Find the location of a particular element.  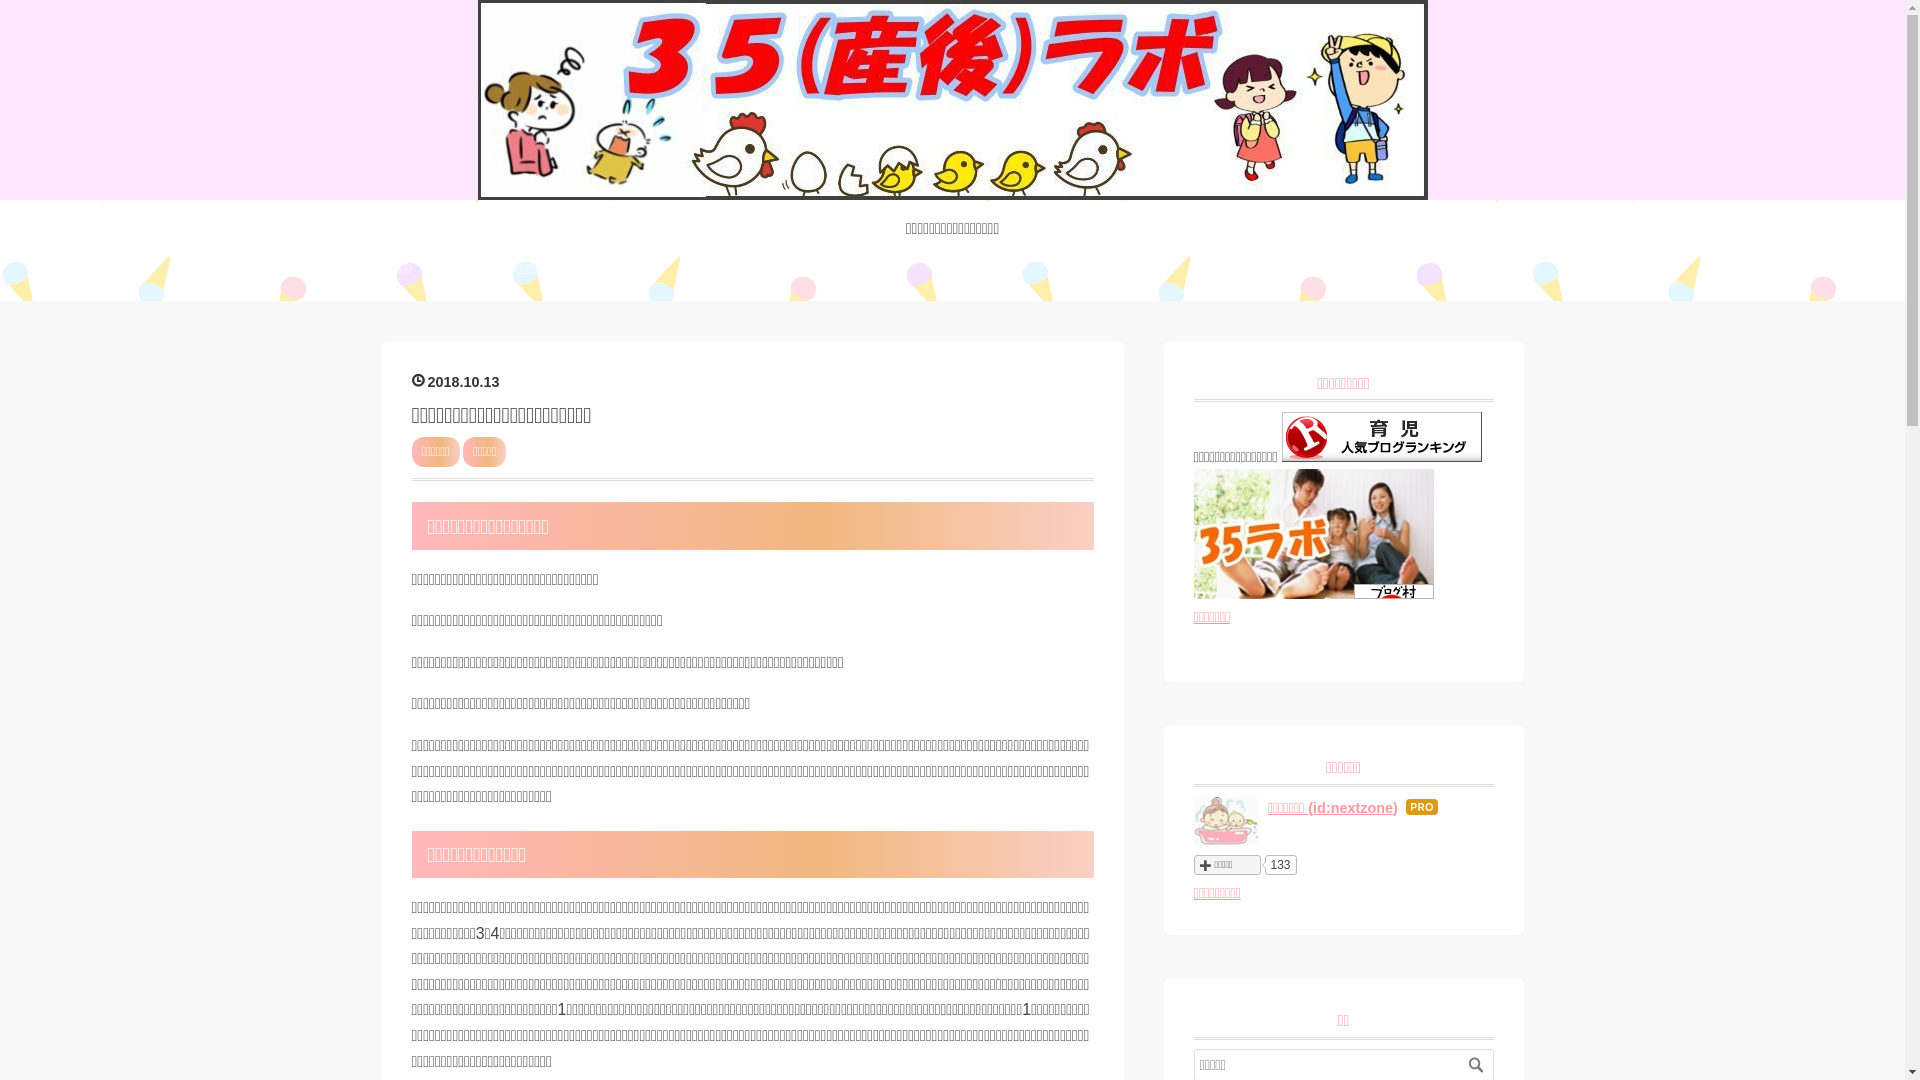

'20181013' is located at coordinates (455, 381).